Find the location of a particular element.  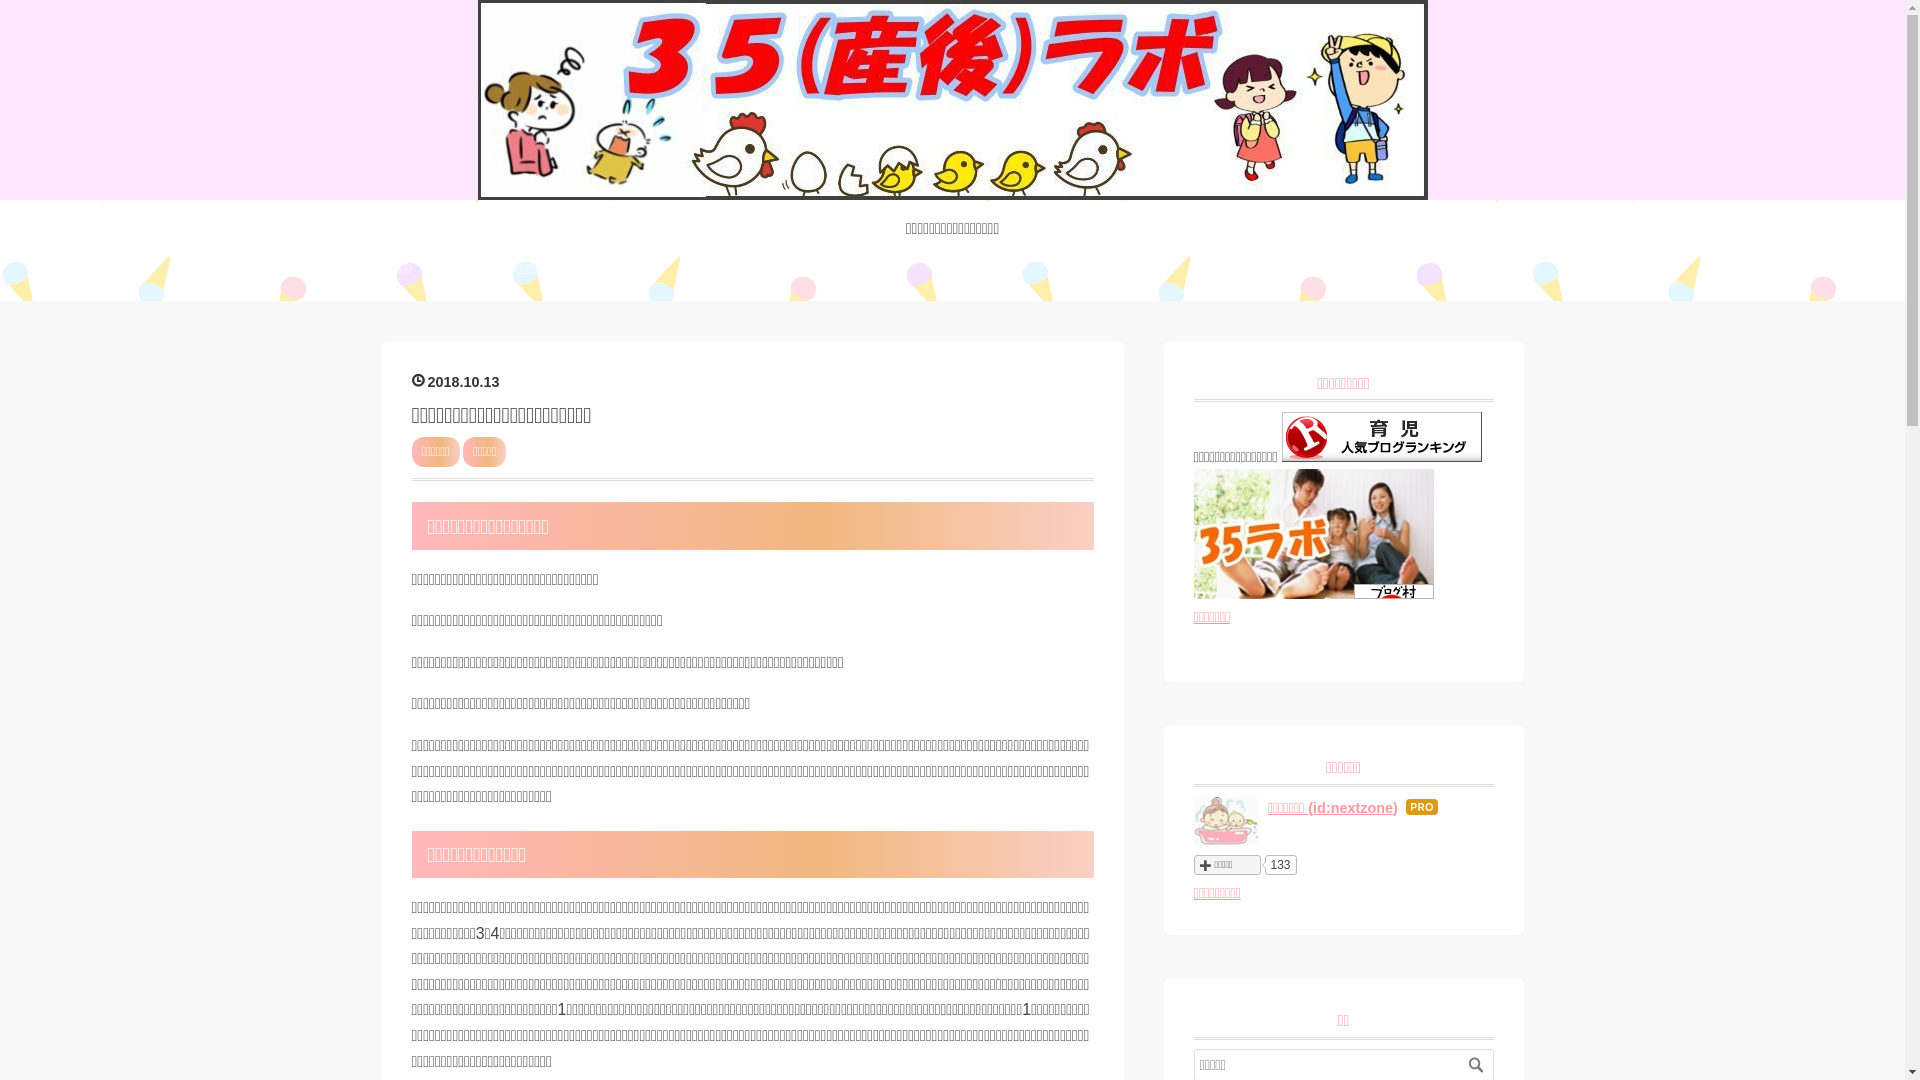

'20181013' is located at coordinates (455, 381).